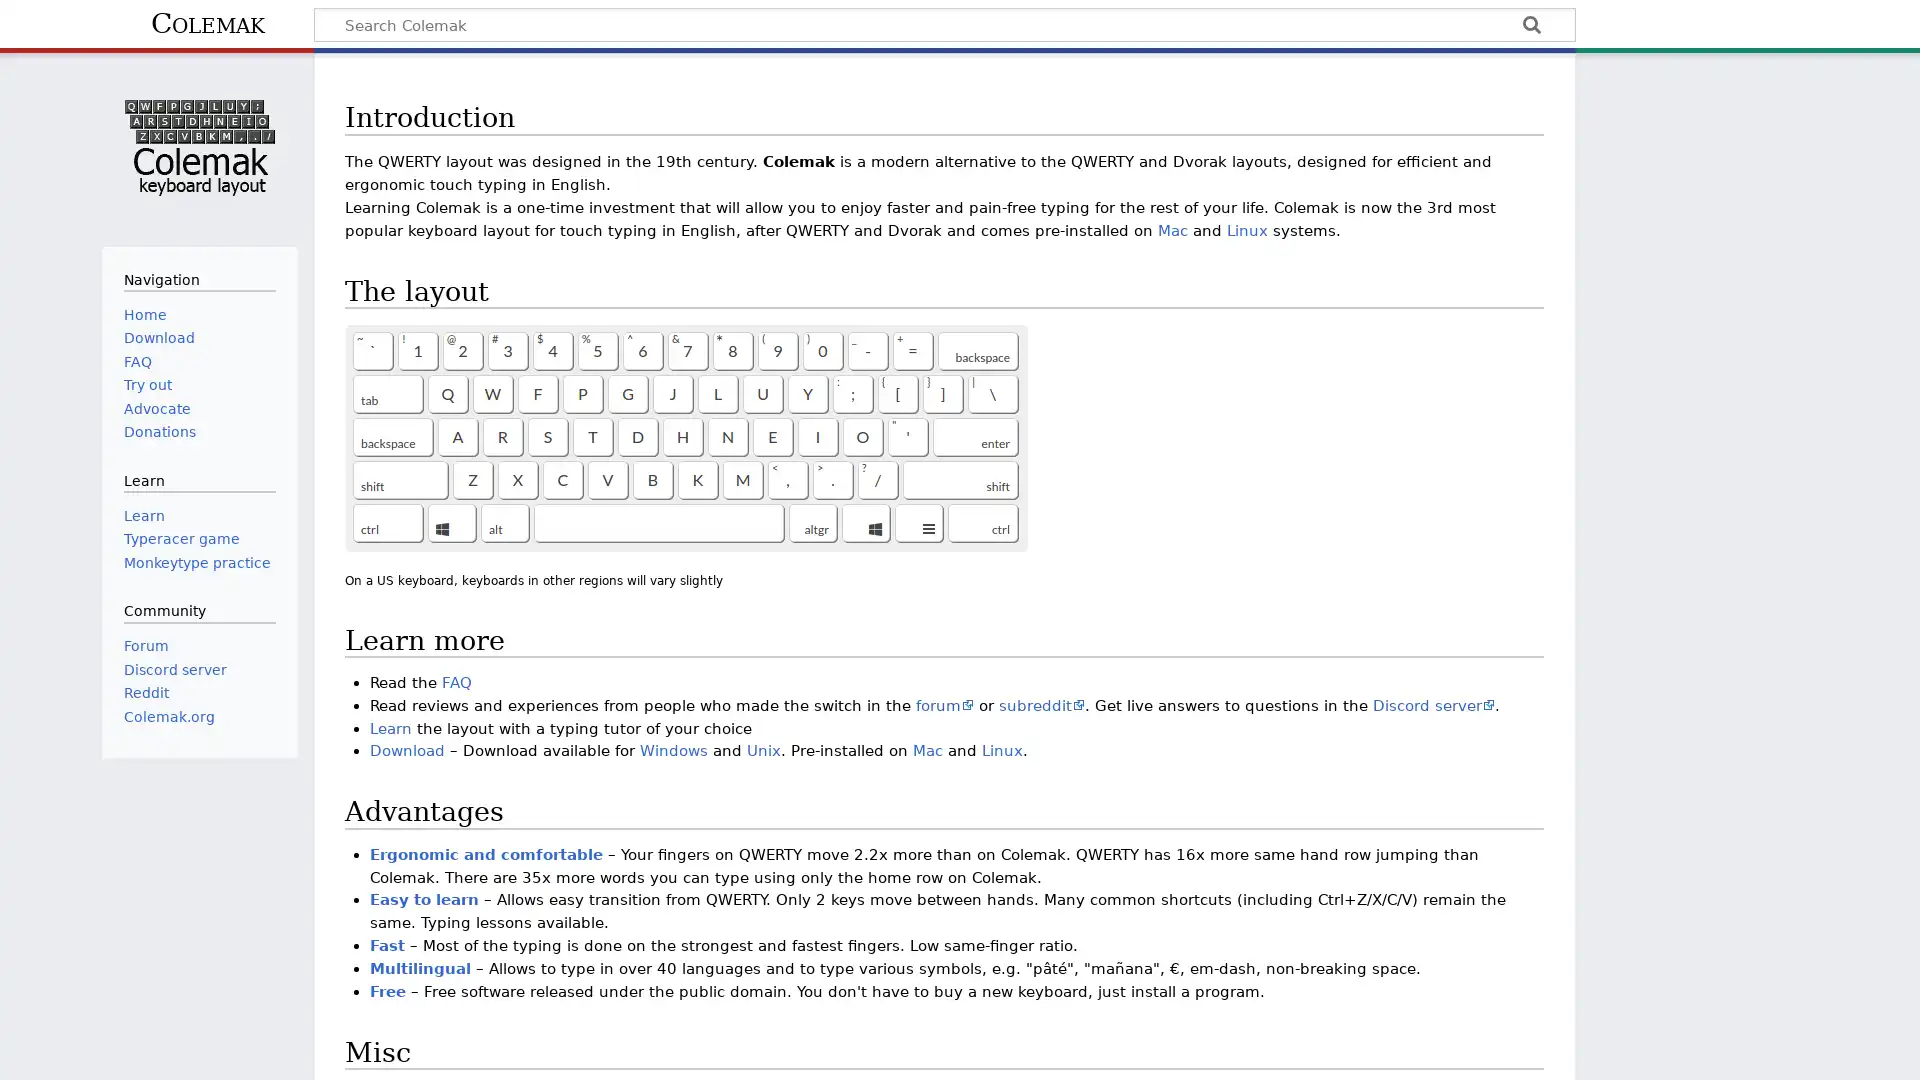 Image resolution: width=1920 pixels, height=1080 pixels. Describe the element at coordinates (1530, 27) in the screenshot. I see `Search` at that location.